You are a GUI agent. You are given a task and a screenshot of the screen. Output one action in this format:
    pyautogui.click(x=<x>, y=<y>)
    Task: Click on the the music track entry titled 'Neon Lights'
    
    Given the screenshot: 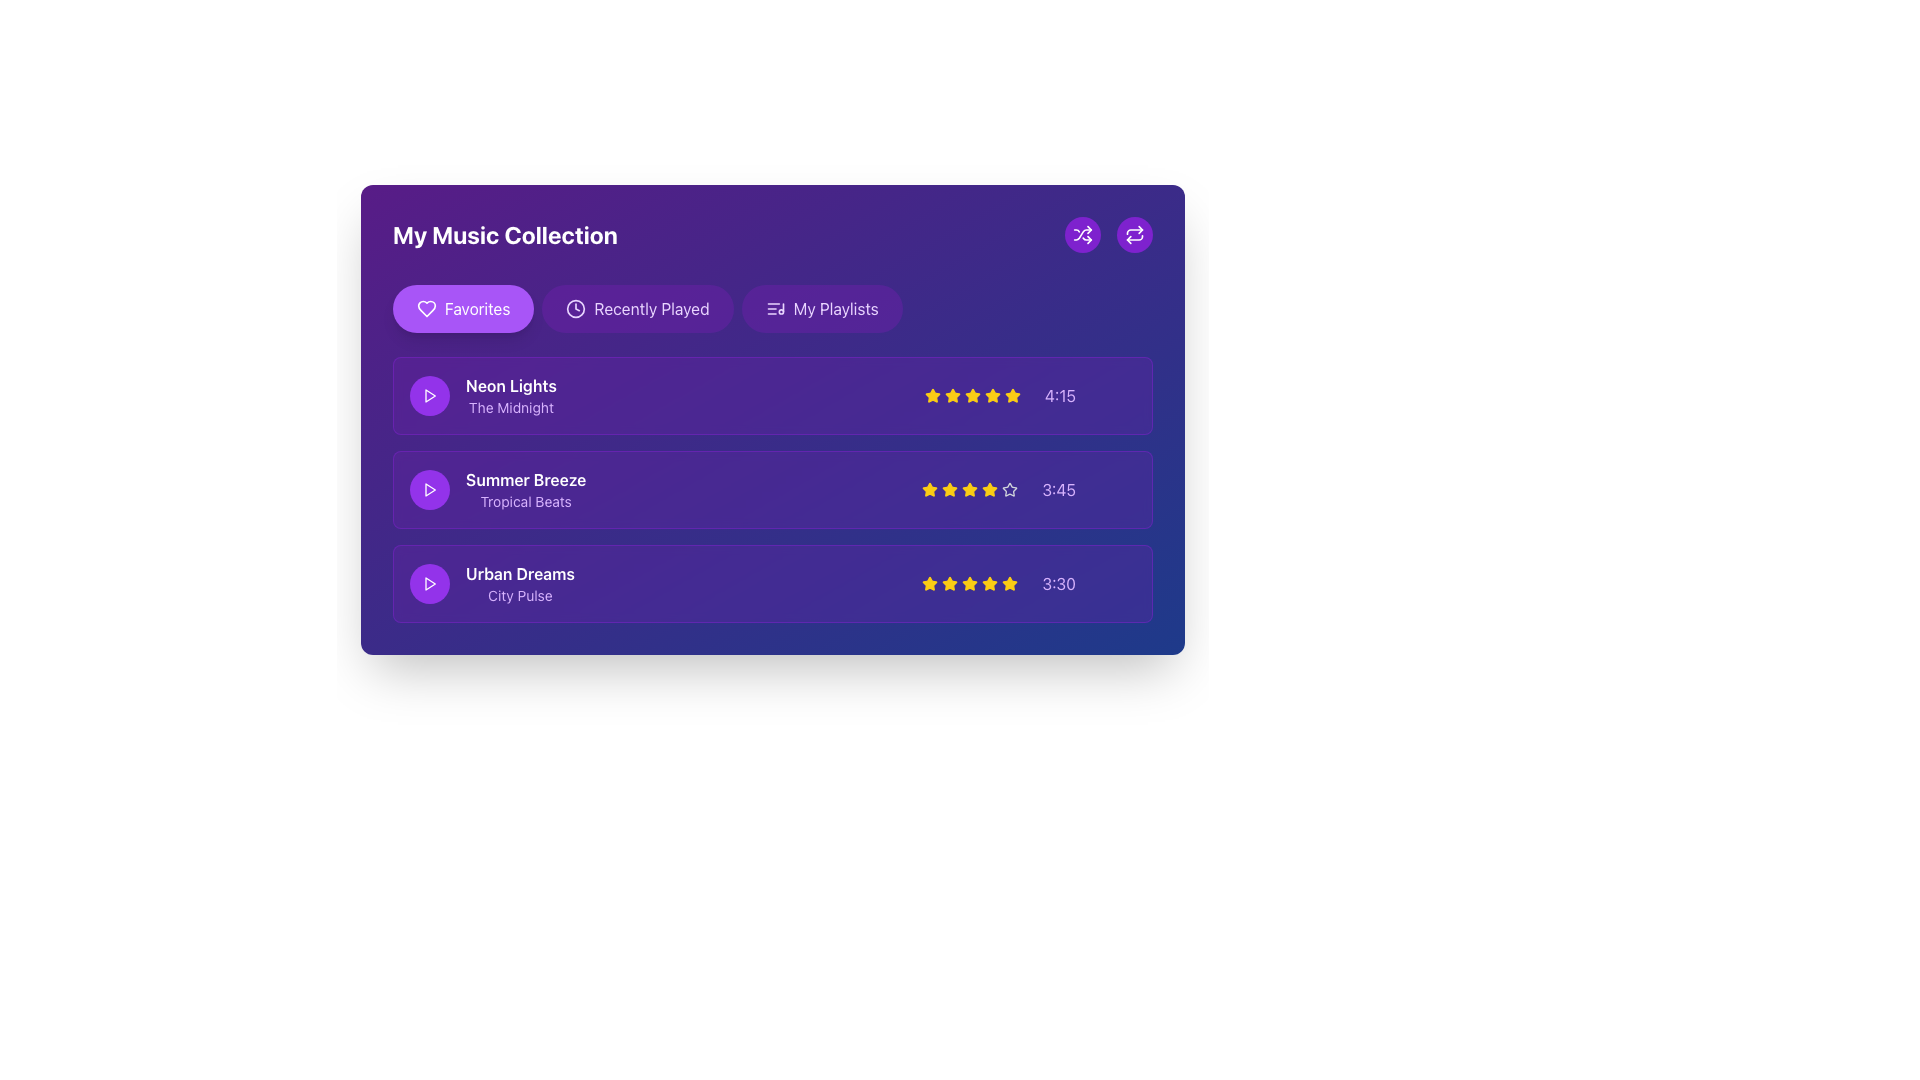 What is the action you would take?
    pyautogui.click(x=483, y=396)
    